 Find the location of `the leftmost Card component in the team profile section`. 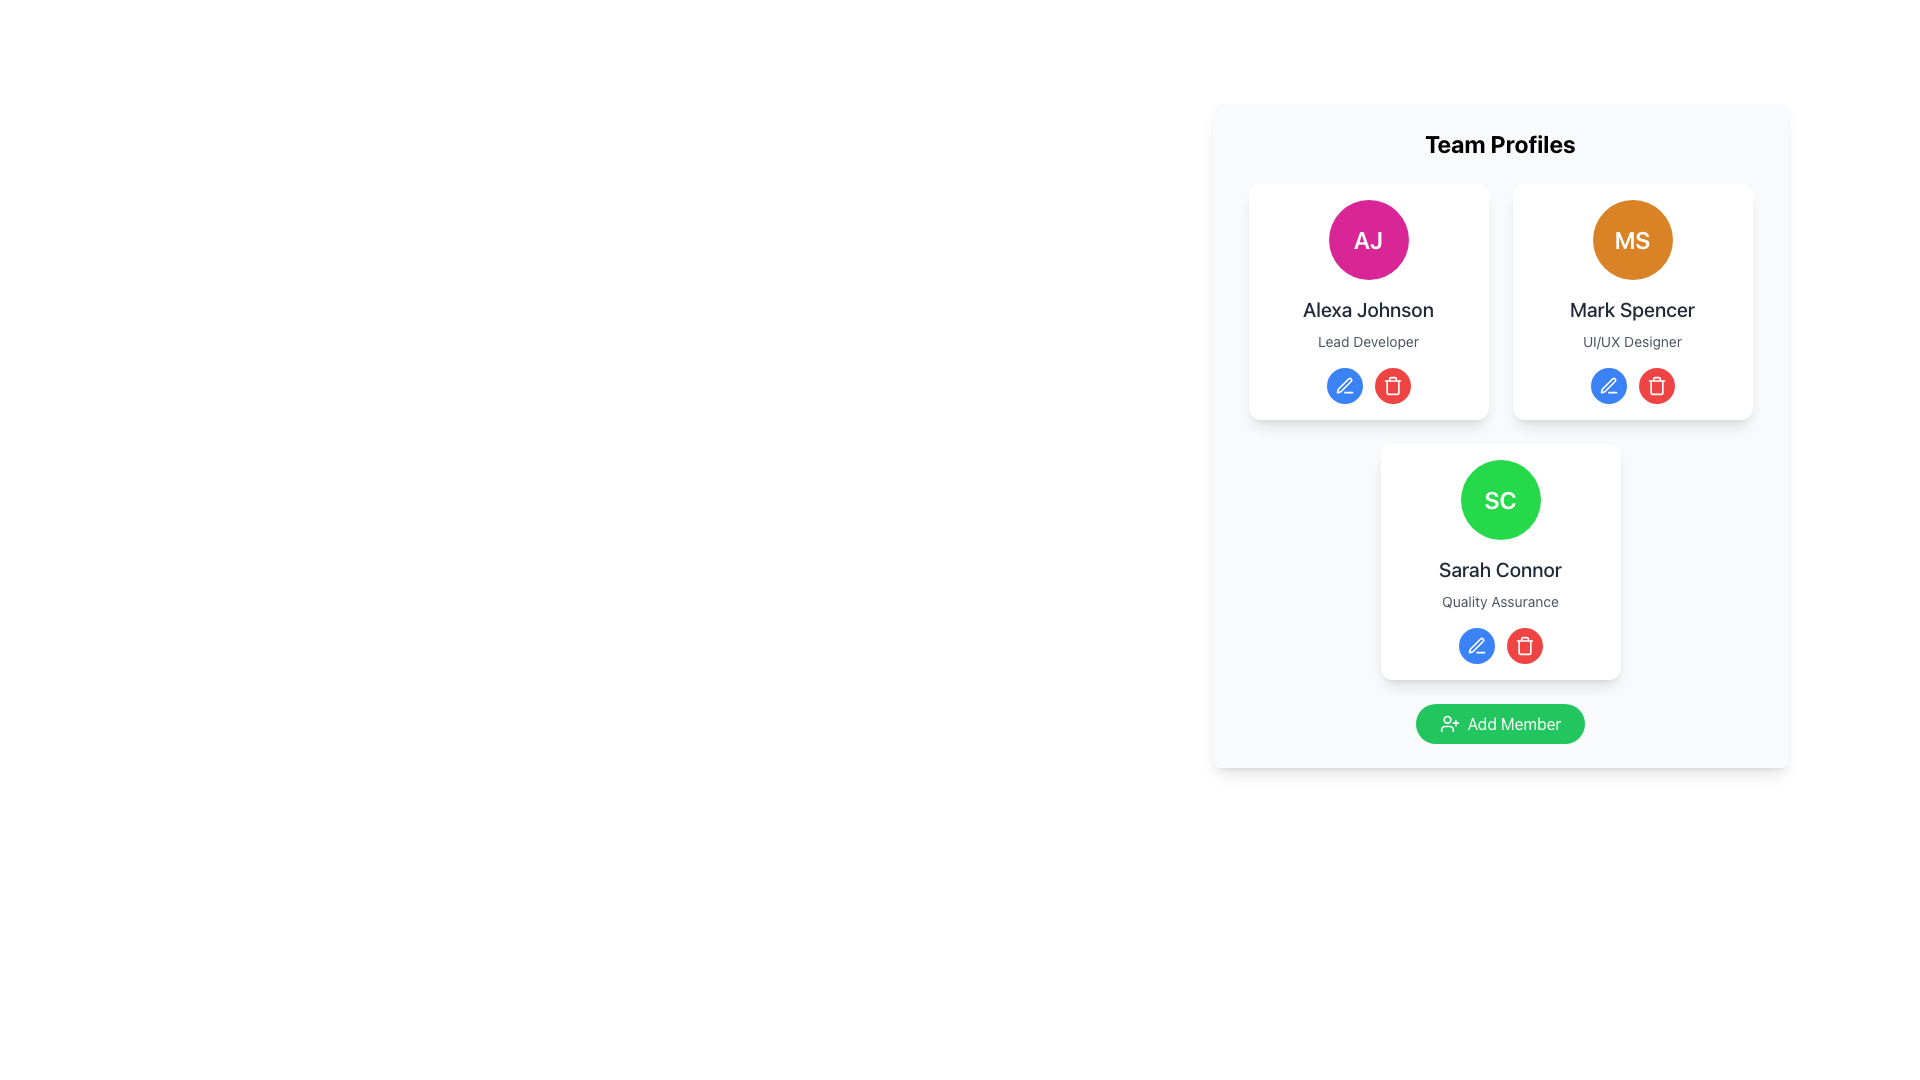

the leftmost Card component in the team profile section is located at coordinates (1367, 301).